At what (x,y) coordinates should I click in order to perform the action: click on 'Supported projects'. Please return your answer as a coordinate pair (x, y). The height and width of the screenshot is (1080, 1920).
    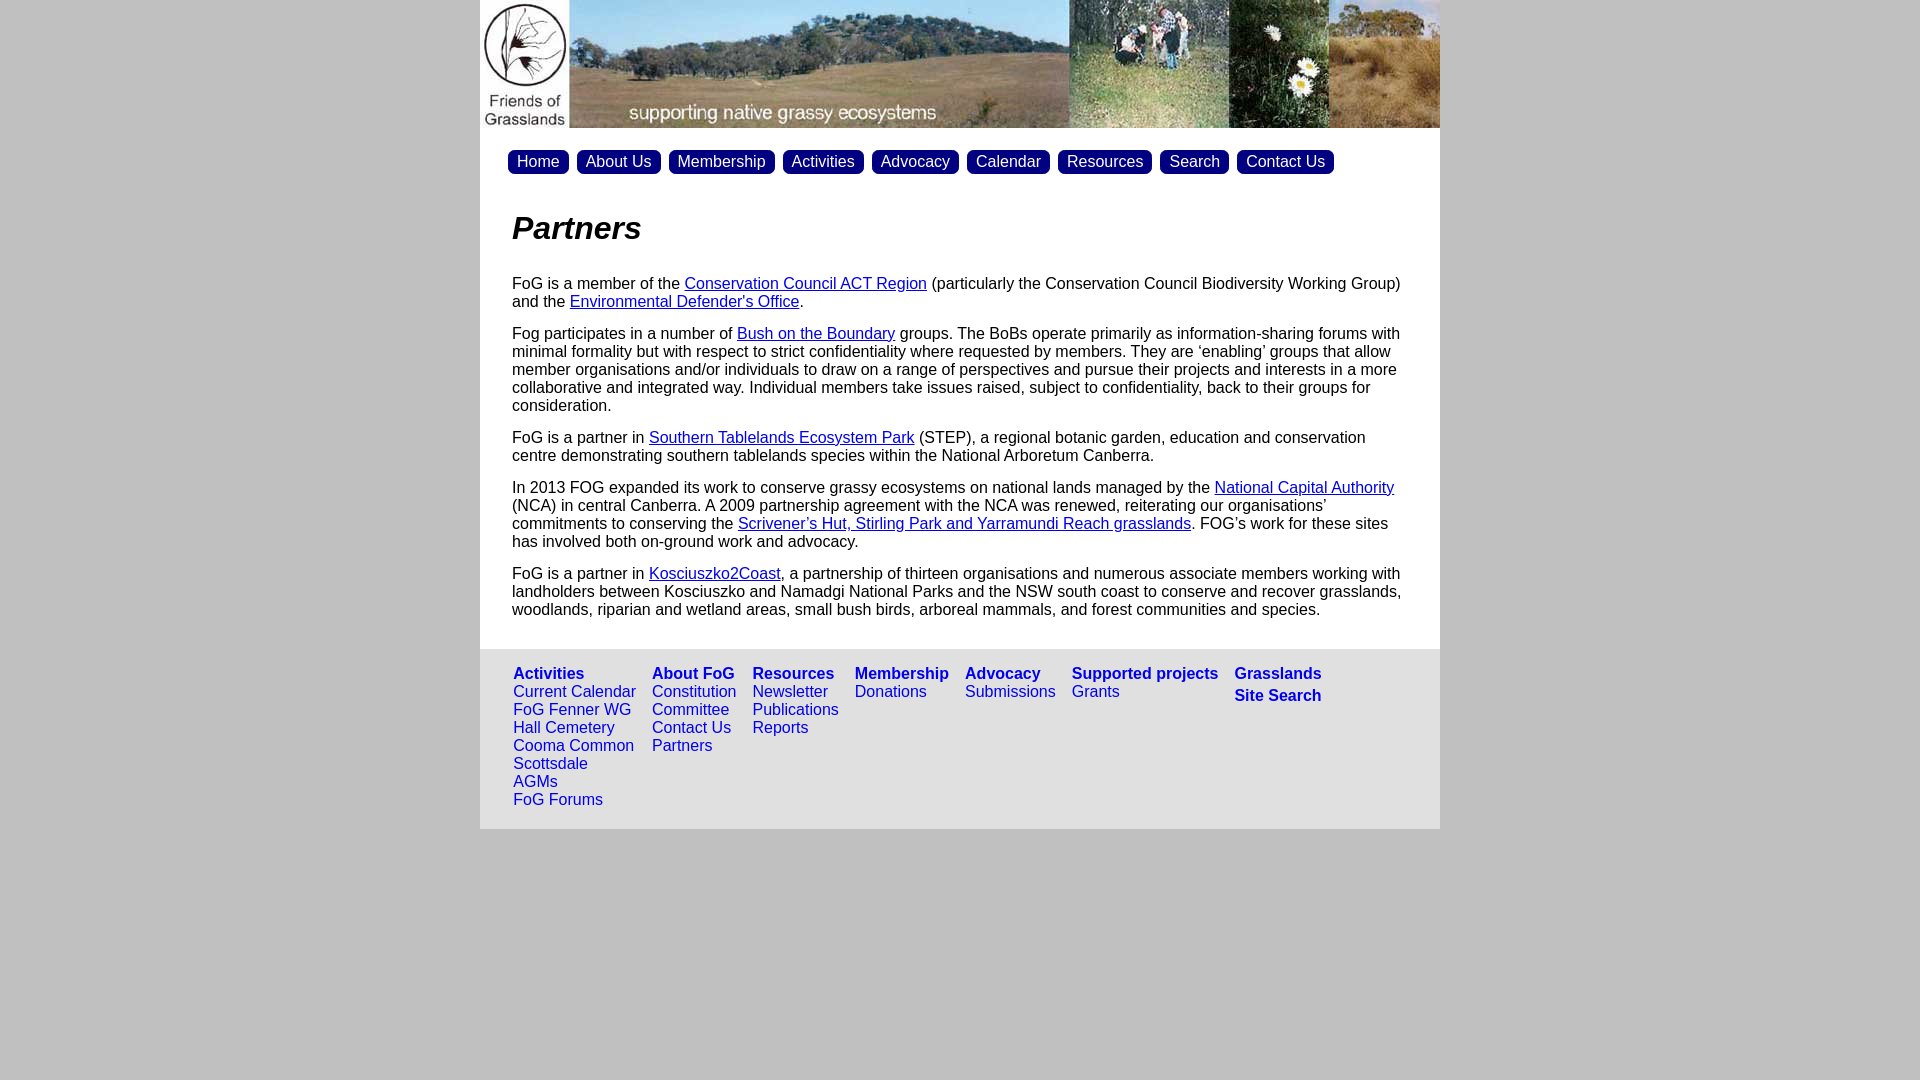
    Looking at the image, I should click on (1070, 673).